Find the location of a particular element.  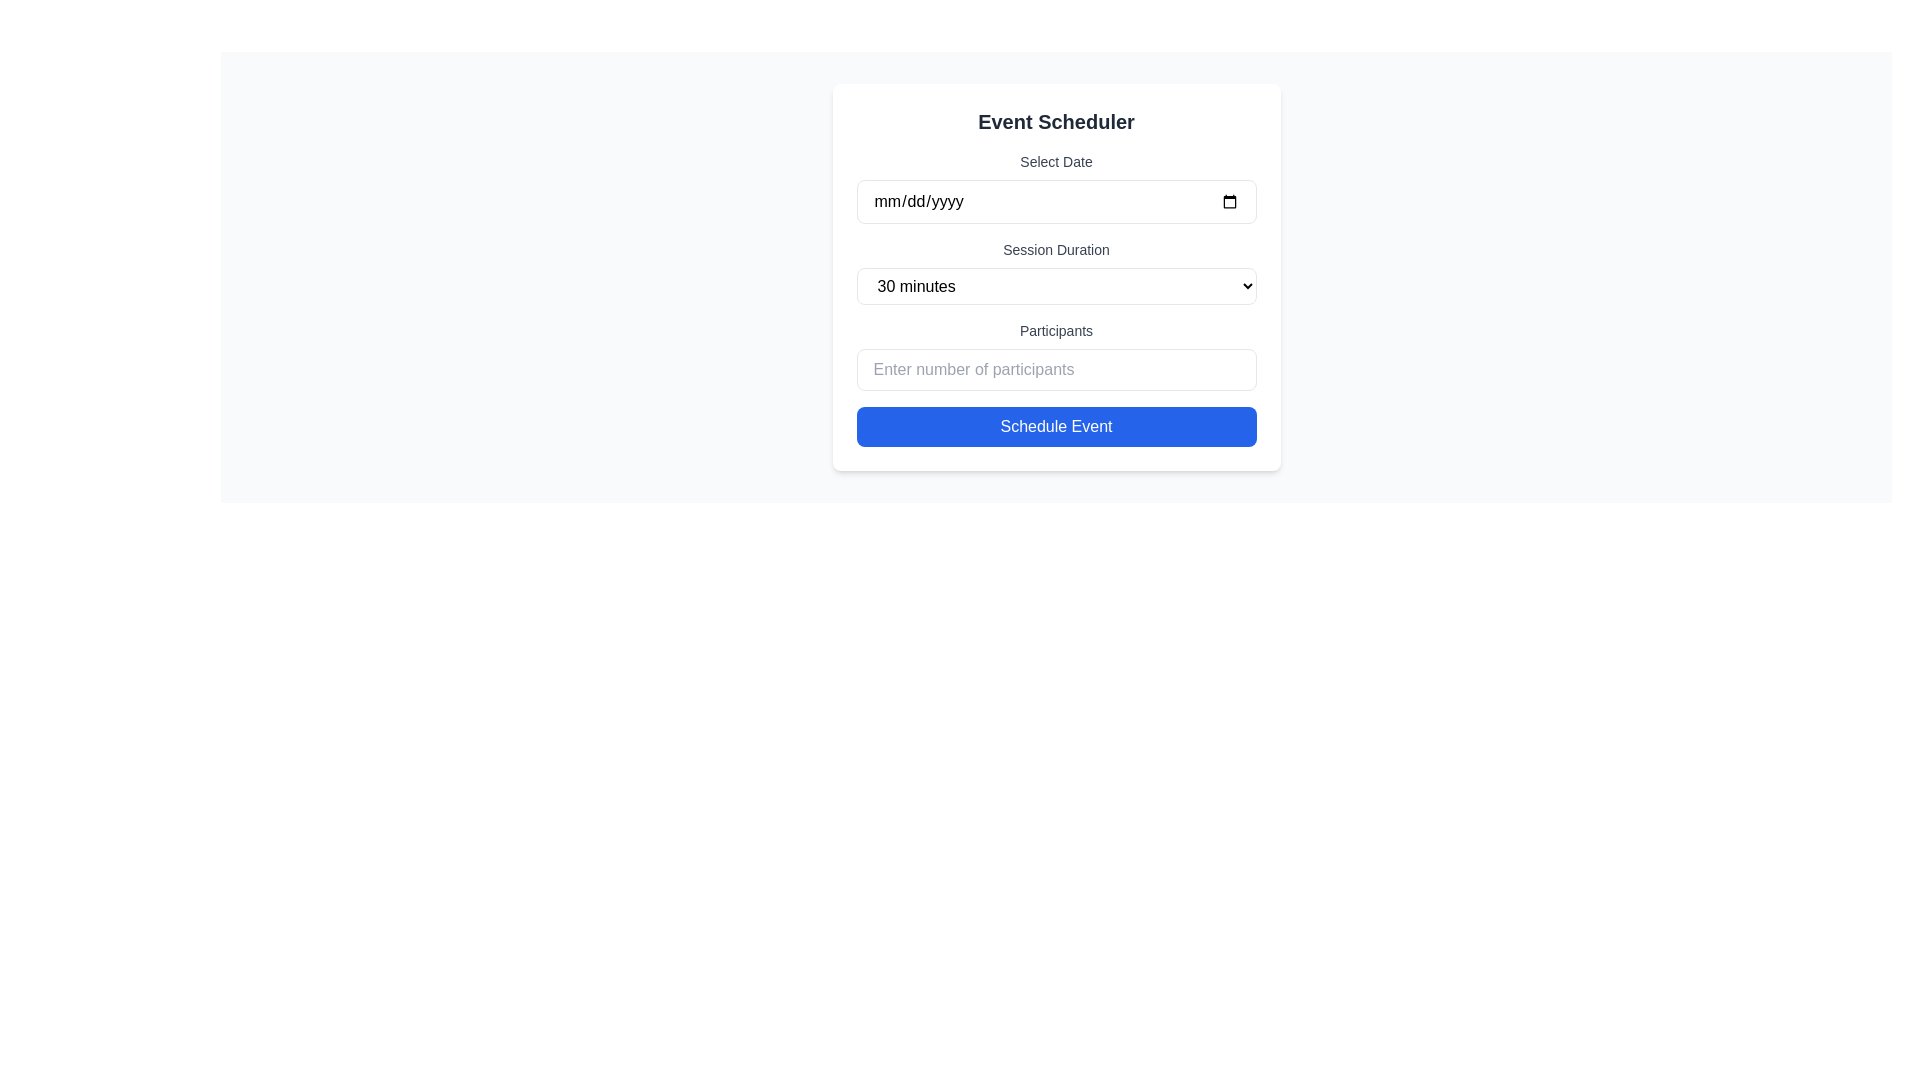

the text label that provides context for the adjacent date input field in the 'Event Scheduler' form, positioned at the top of the form is located at coordinates (1055, 161).